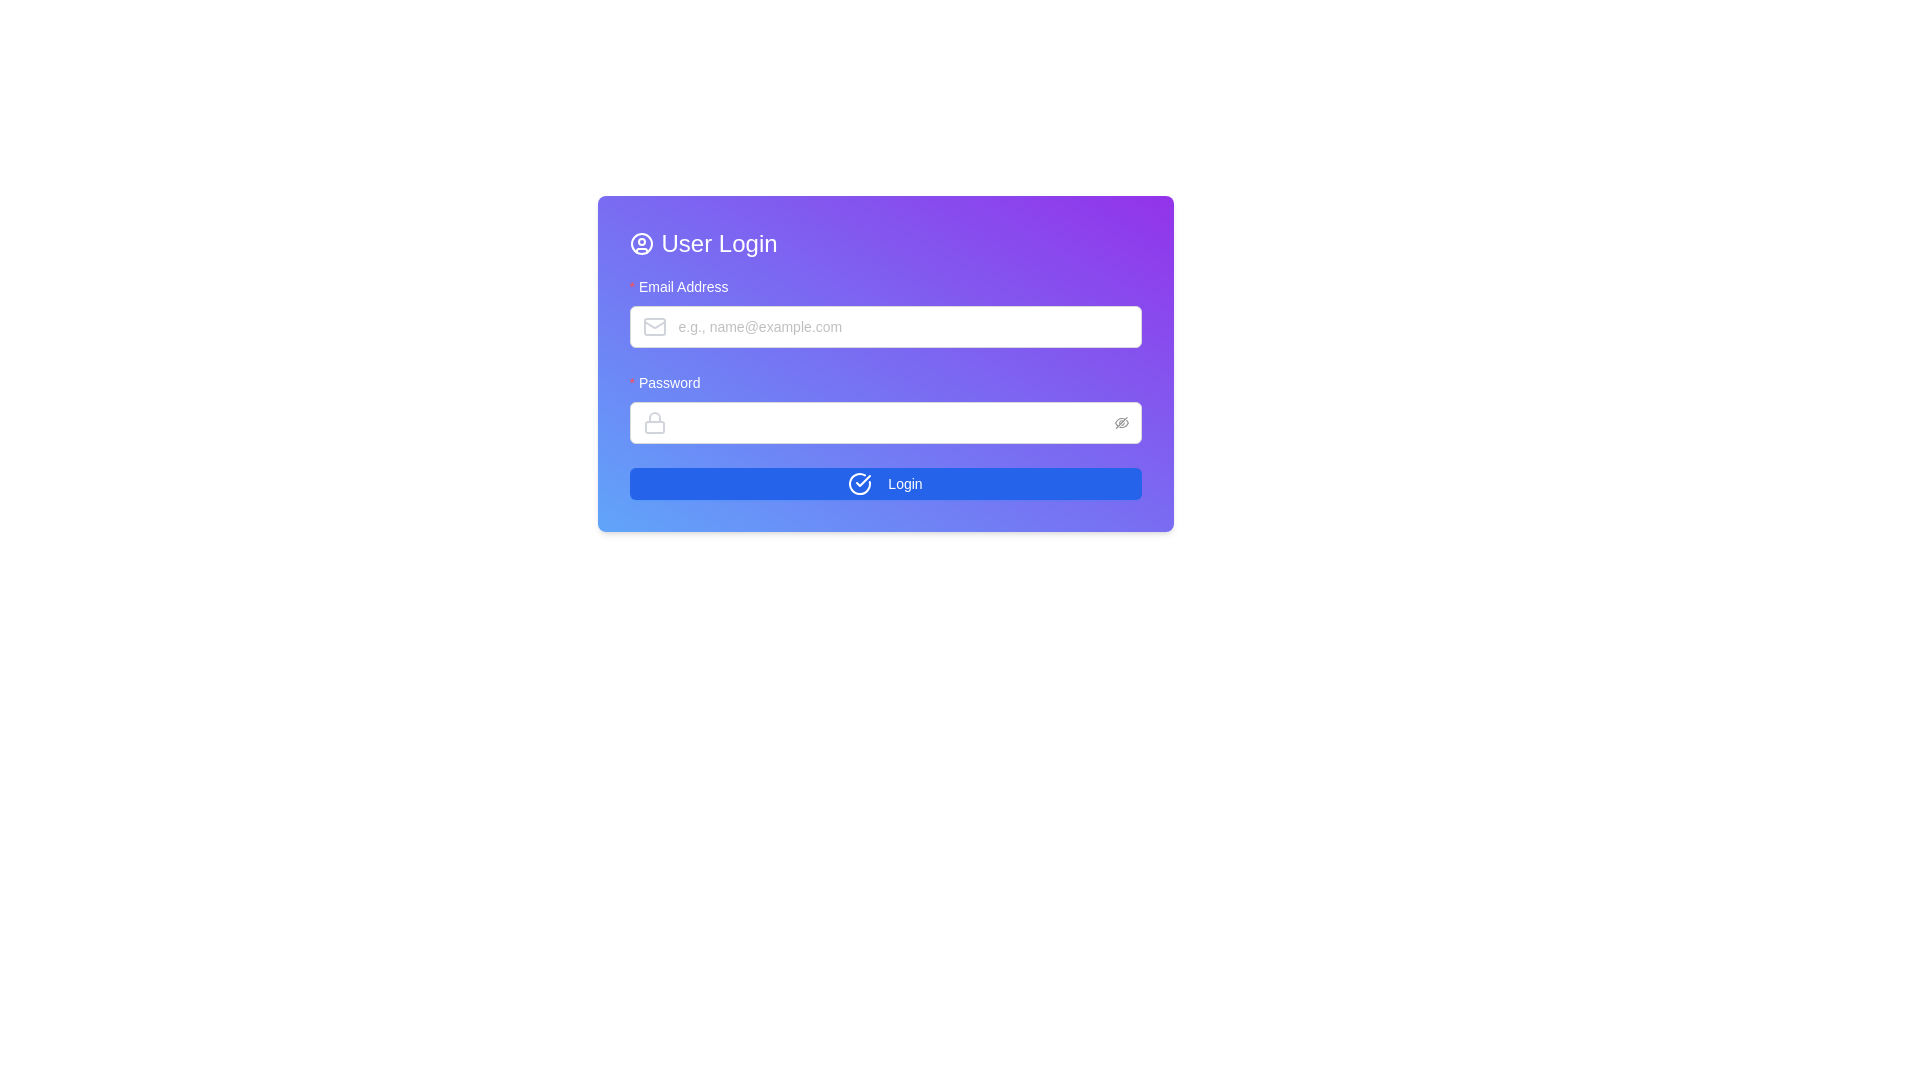  Describe the element at coordinates (884, 312) in the screenshot. I see `the email input field in the login form` at that location.